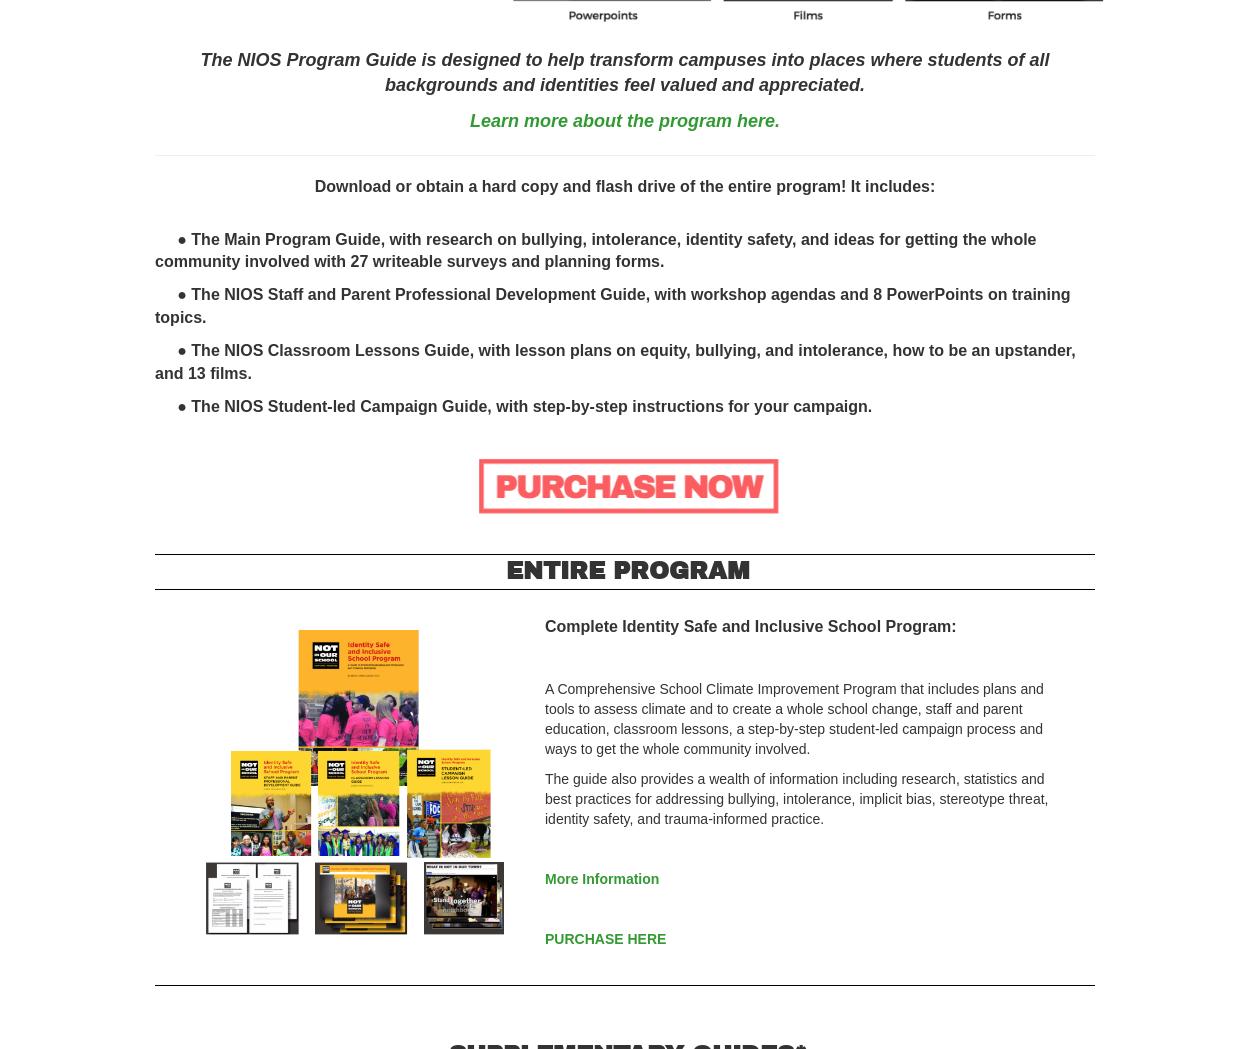 Image resolution: width=1250 pixels, height=1049 pixels. What do you see at coordinates (750, 626) in the screenshot?
I see `'Complete Identity Safe and Inclusive School Program:'` at bounding box center [750, 626].